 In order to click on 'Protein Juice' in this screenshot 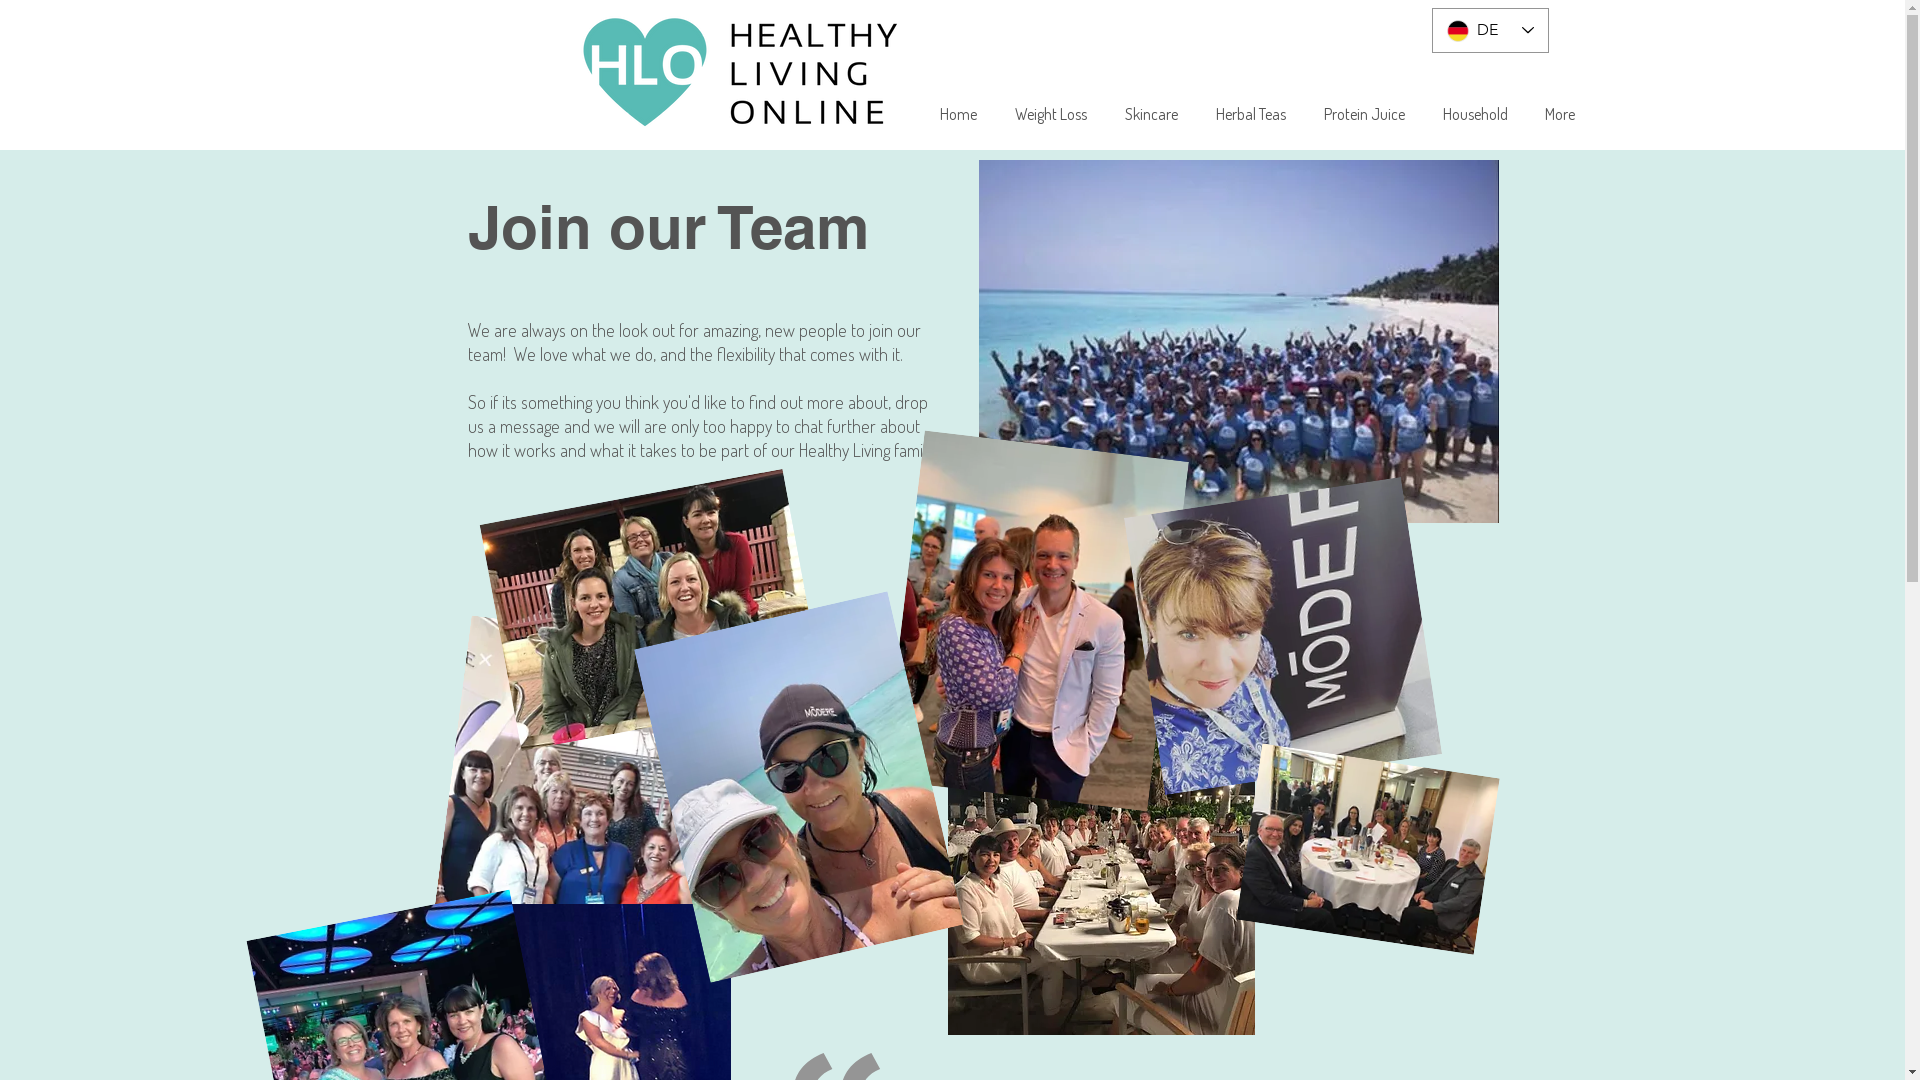, I will do `click(1363, 114)`.